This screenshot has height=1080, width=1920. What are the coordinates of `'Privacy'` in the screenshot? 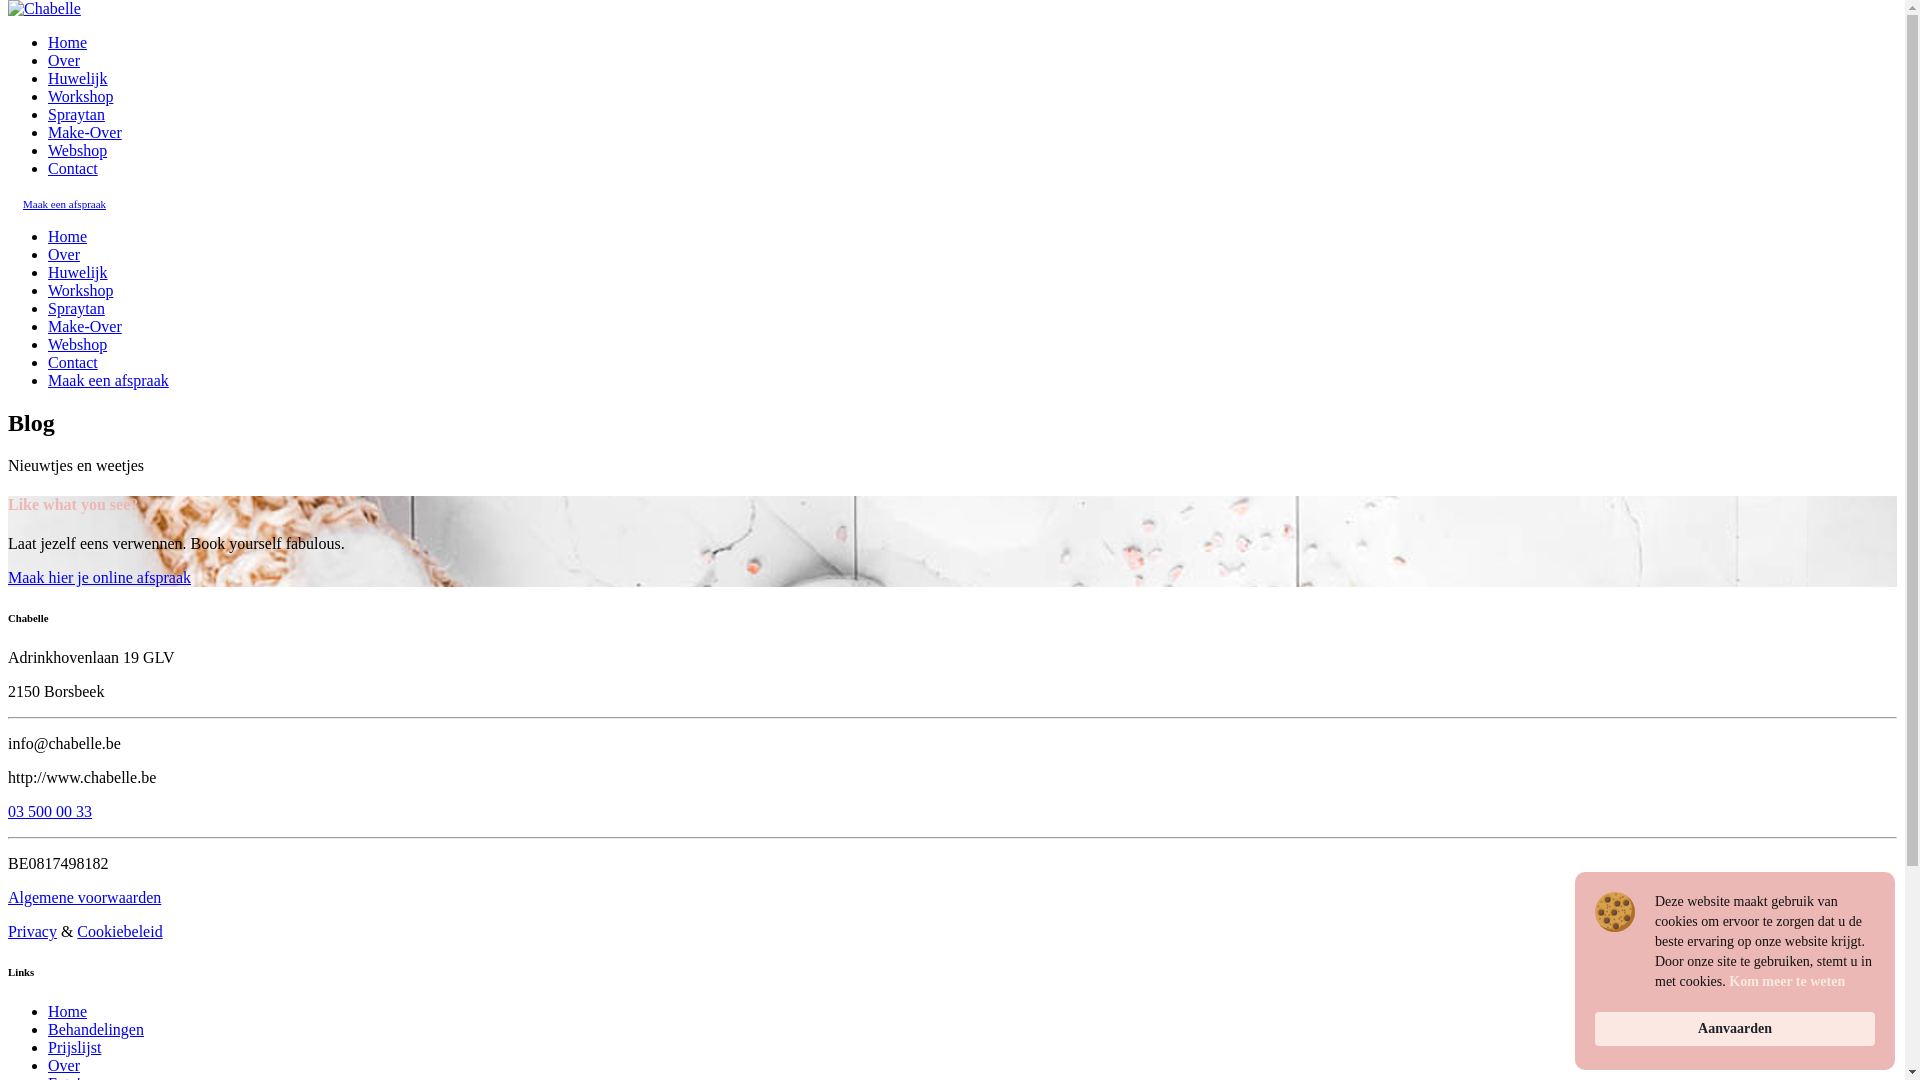 It's located at (32, 931).